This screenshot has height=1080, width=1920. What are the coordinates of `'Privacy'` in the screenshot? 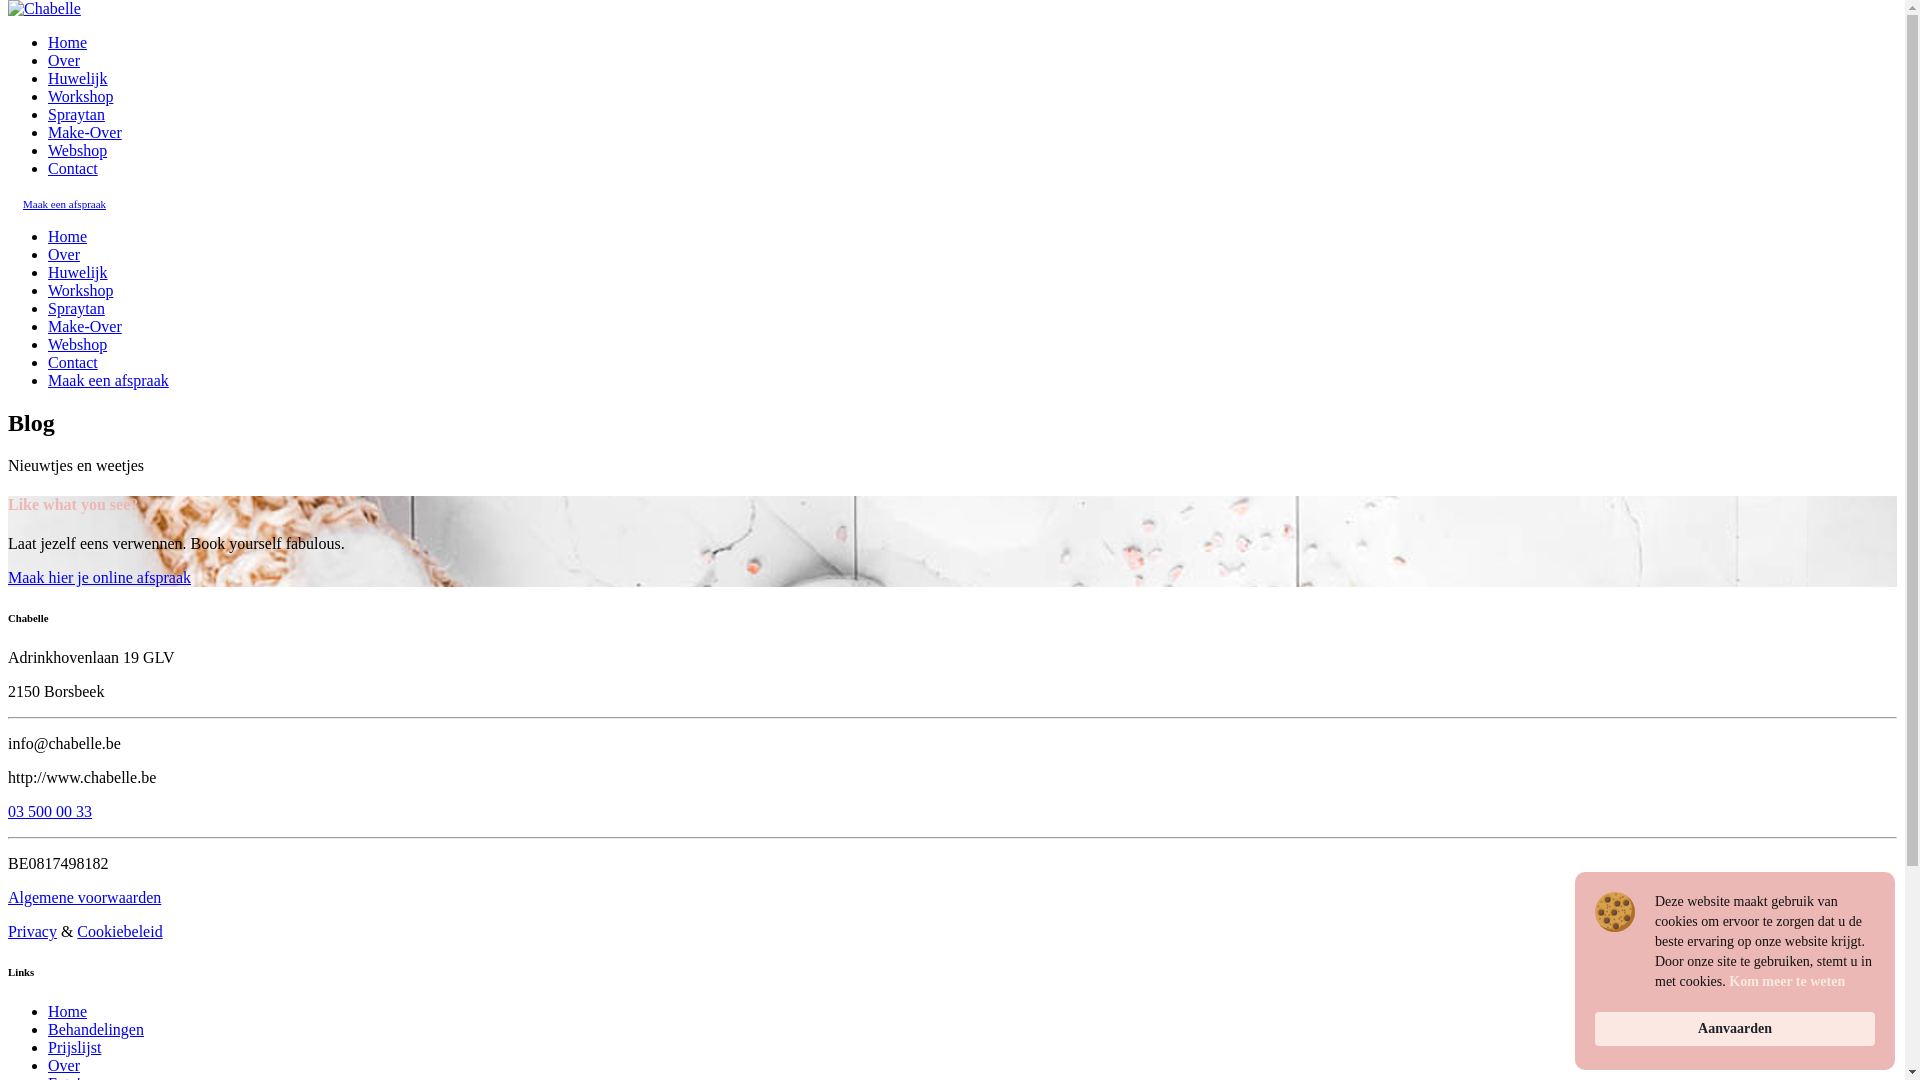 It's located at (32, 931).